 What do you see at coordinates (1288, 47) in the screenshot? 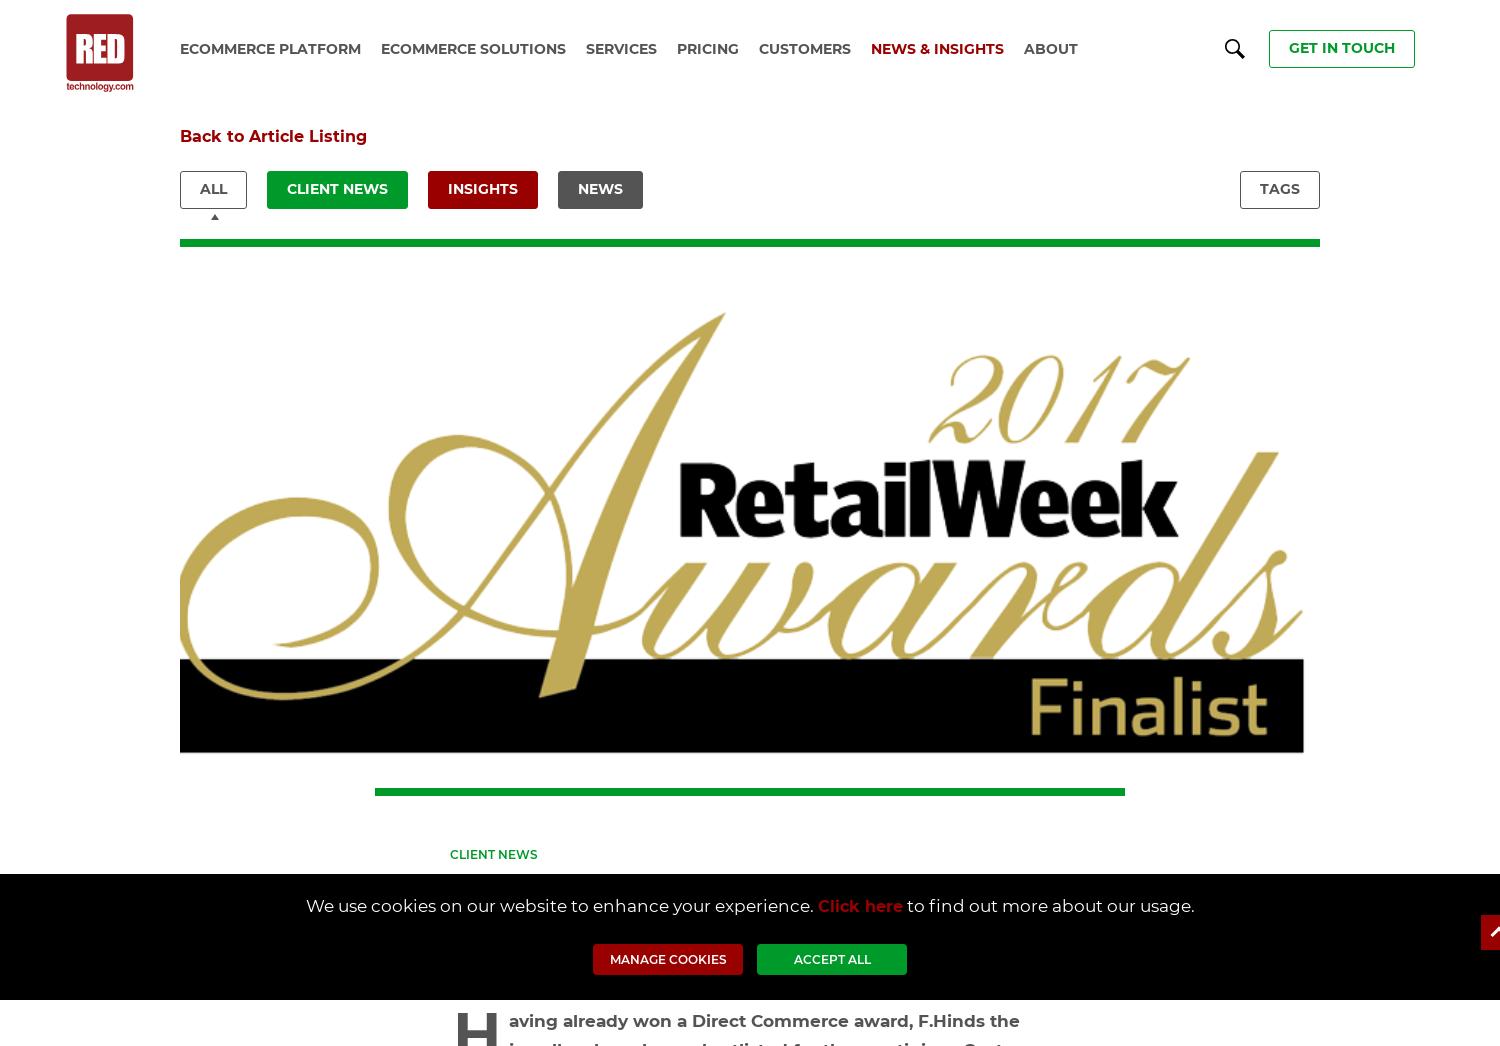
I see `'get in touch'` at bounding box center [1288, 47].